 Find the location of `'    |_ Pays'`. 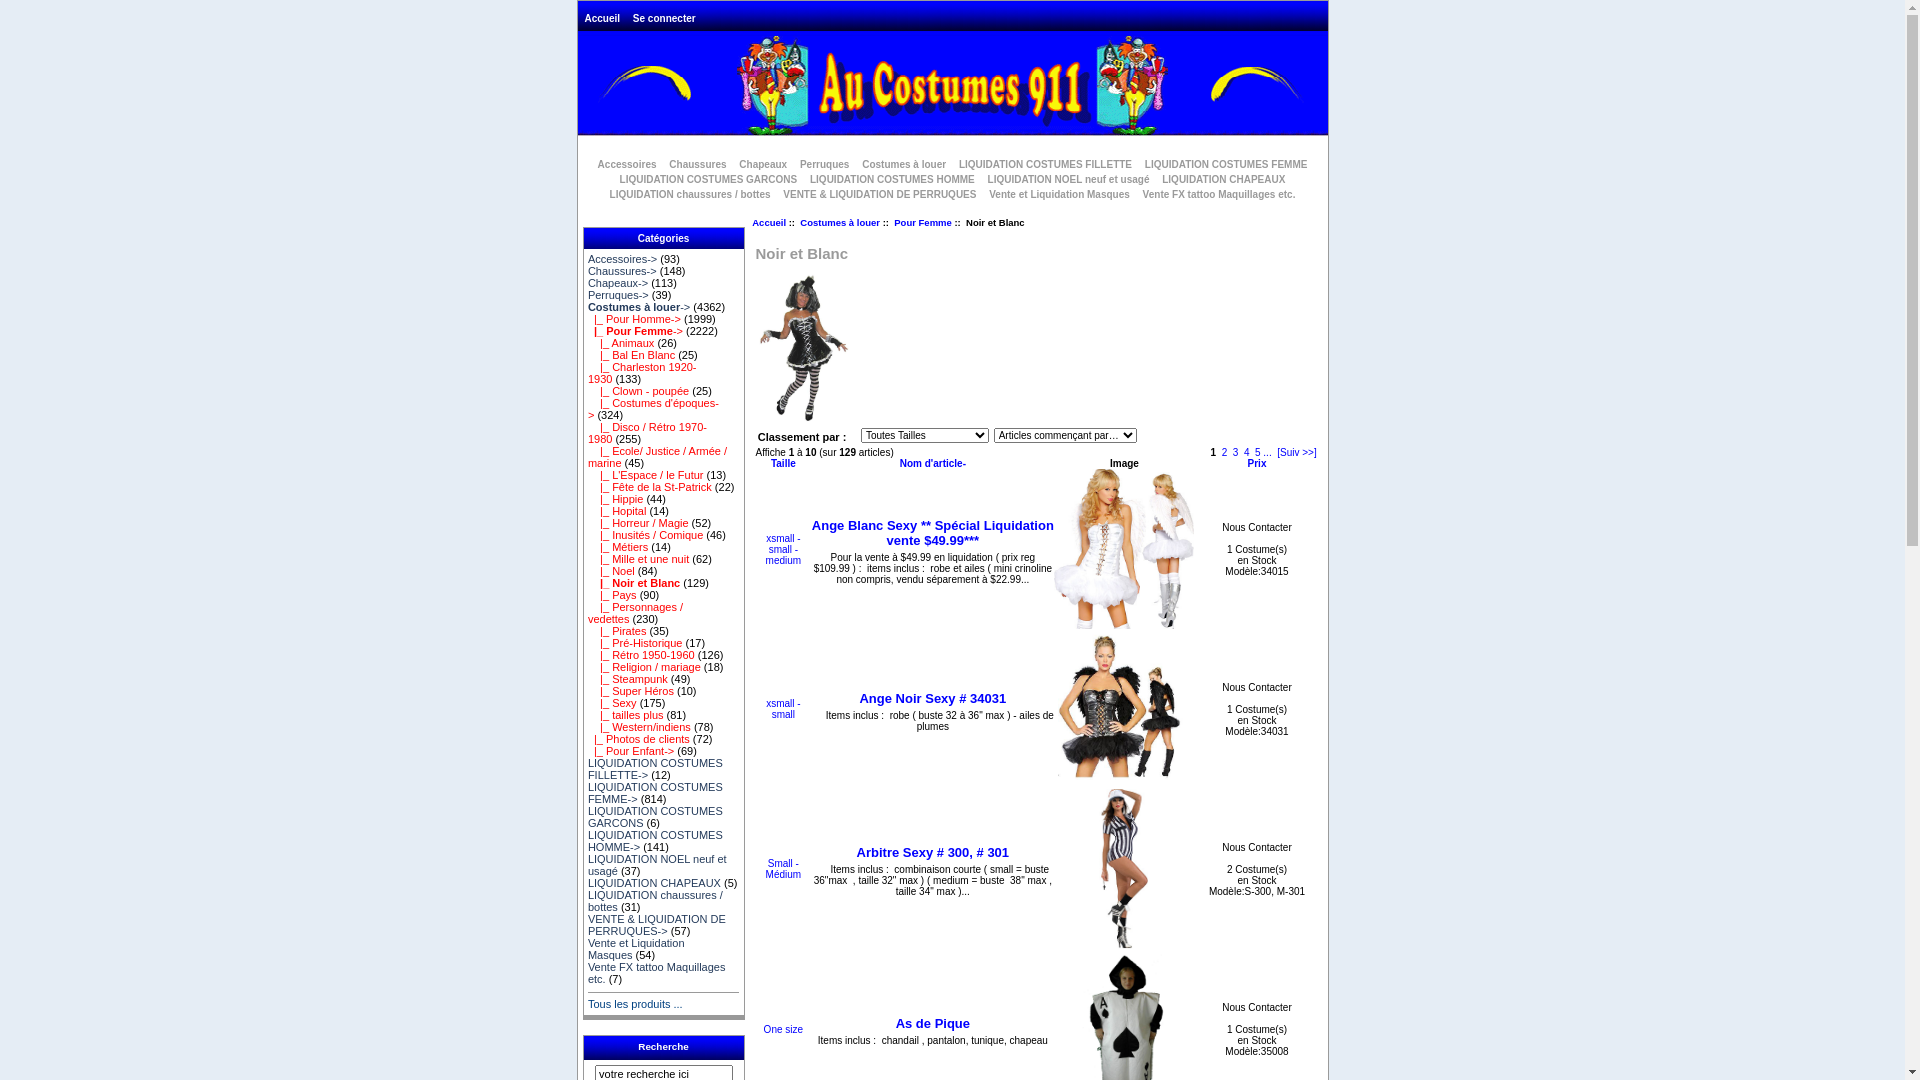

'    |_ Pays' is located at coordinates (587, 593).